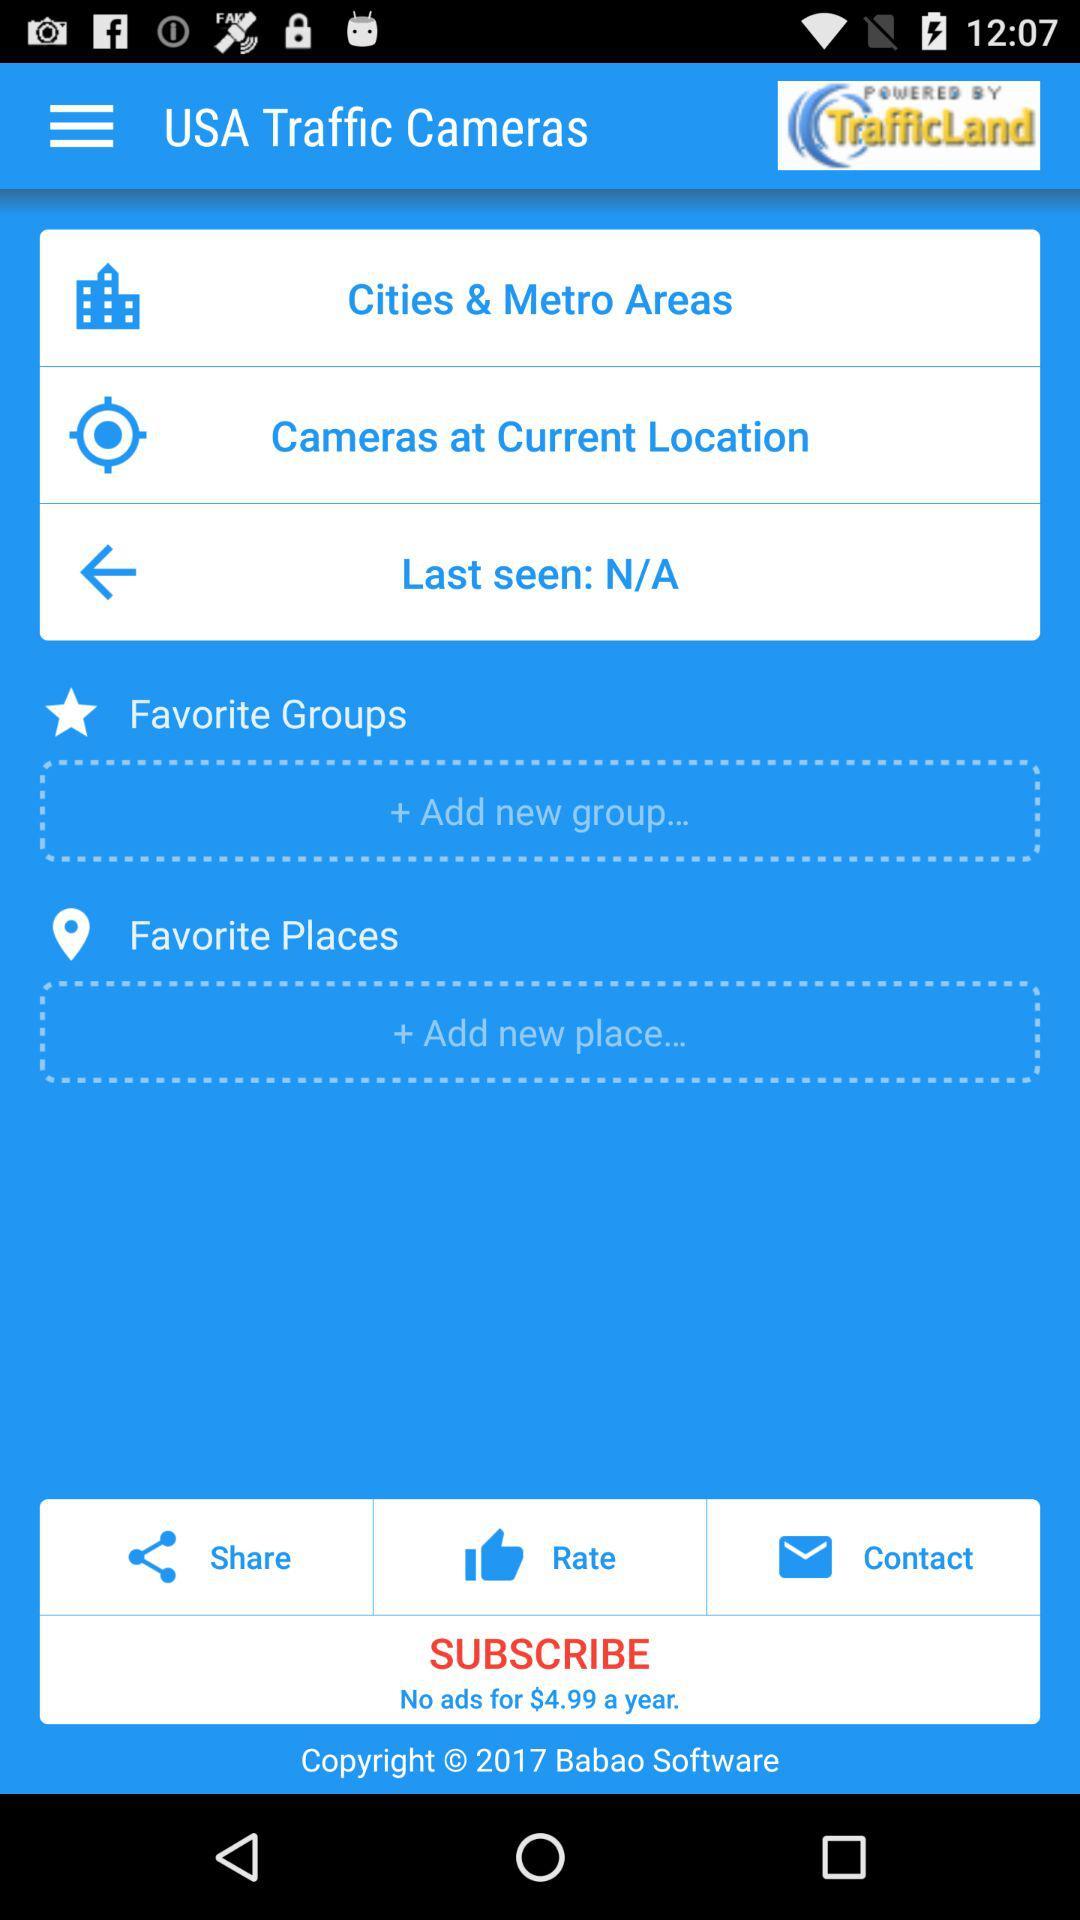  I want to click on previous, so click(80, 124).